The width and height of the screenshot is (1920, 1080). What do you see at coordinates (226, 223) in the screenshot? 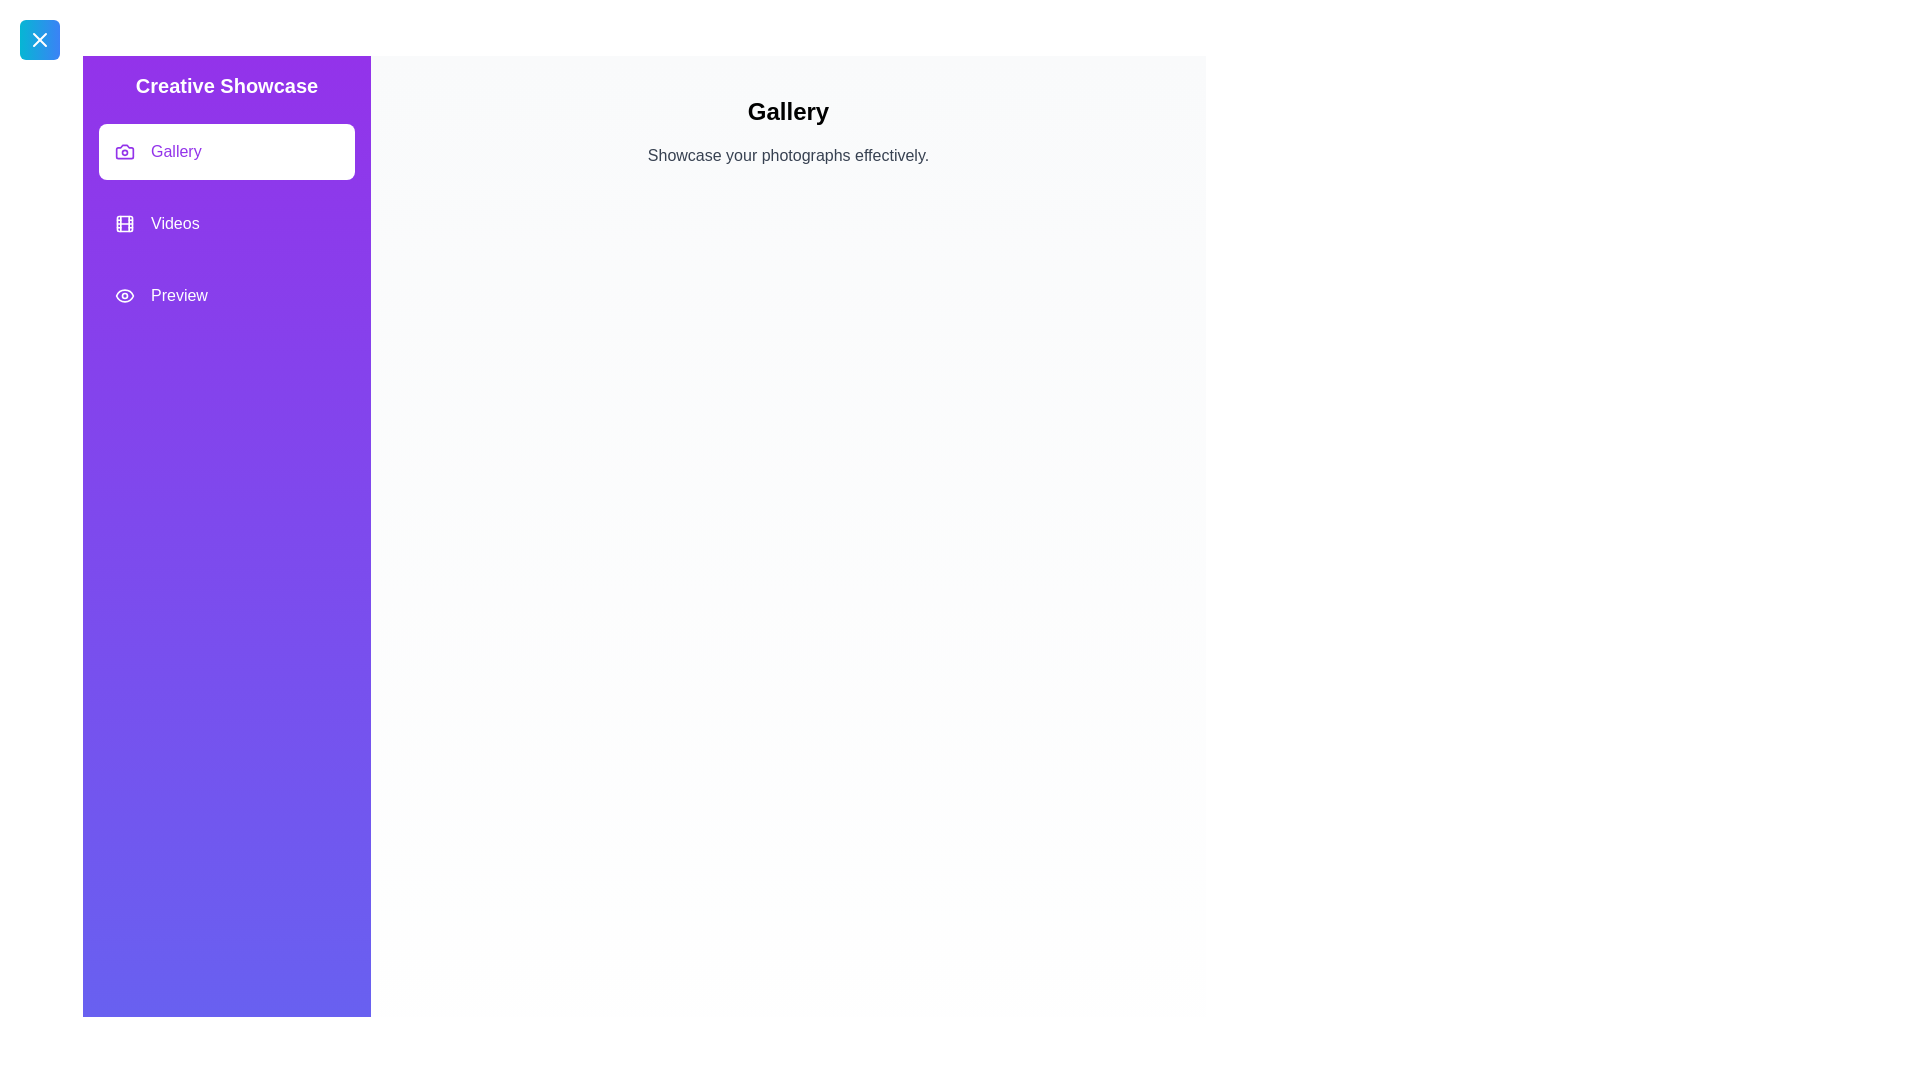
I see `the feature Videos from the feature list` at bounding box center [226, 223].